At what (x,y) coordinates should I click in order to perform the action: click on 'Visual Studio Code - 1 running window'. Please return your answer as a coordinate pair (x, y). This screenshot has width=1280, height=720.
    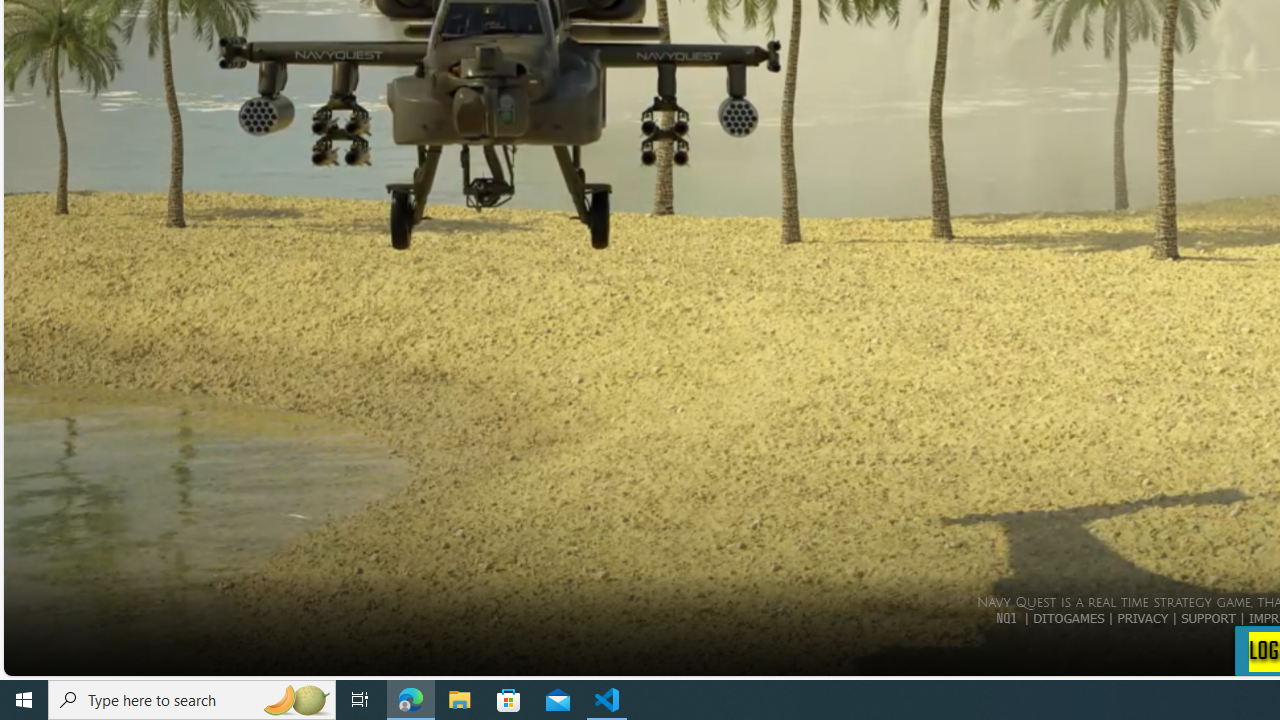
    Looking at the image, I should click on (606, 698).